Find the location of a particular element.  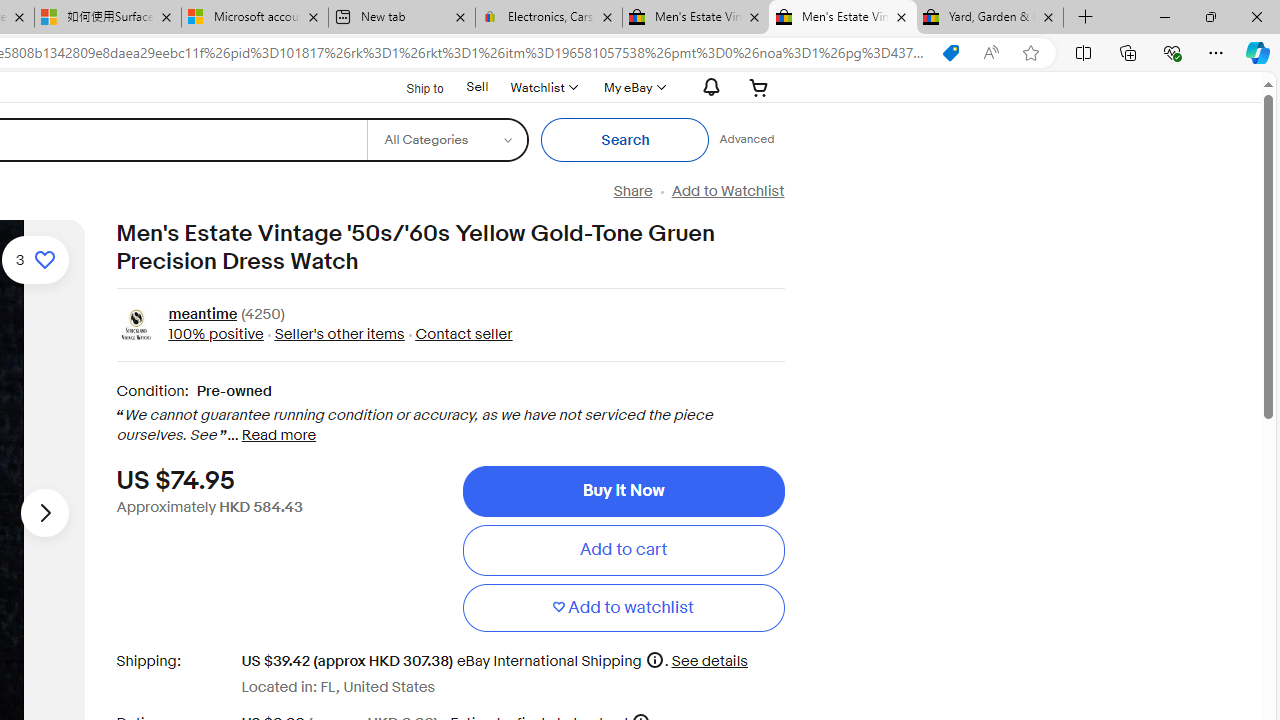

'WatchlistExpand Watch List' is located at coordinates (543, 86).